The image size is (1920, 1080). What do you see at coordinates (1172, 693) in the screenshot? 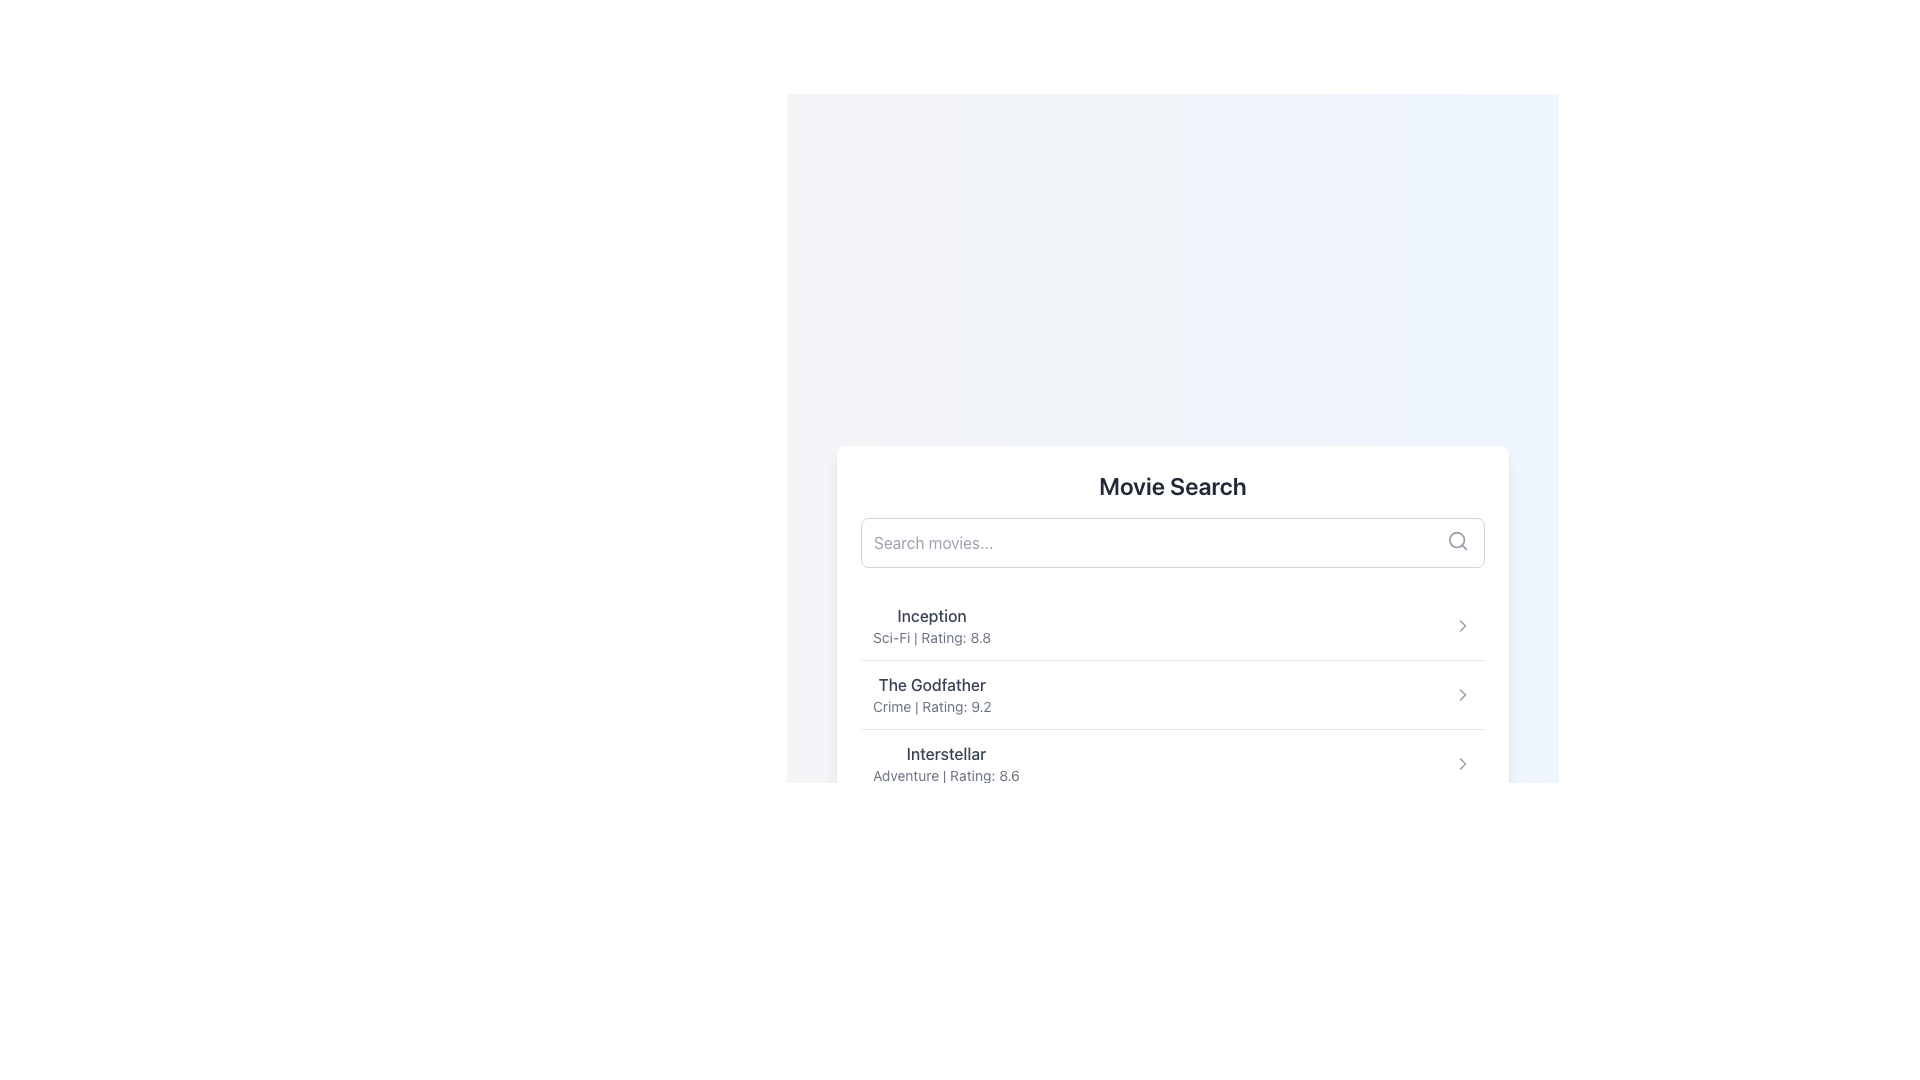
I see `the second list item representing the movie 'The Godfather'` at bounding box center [1172, 693].